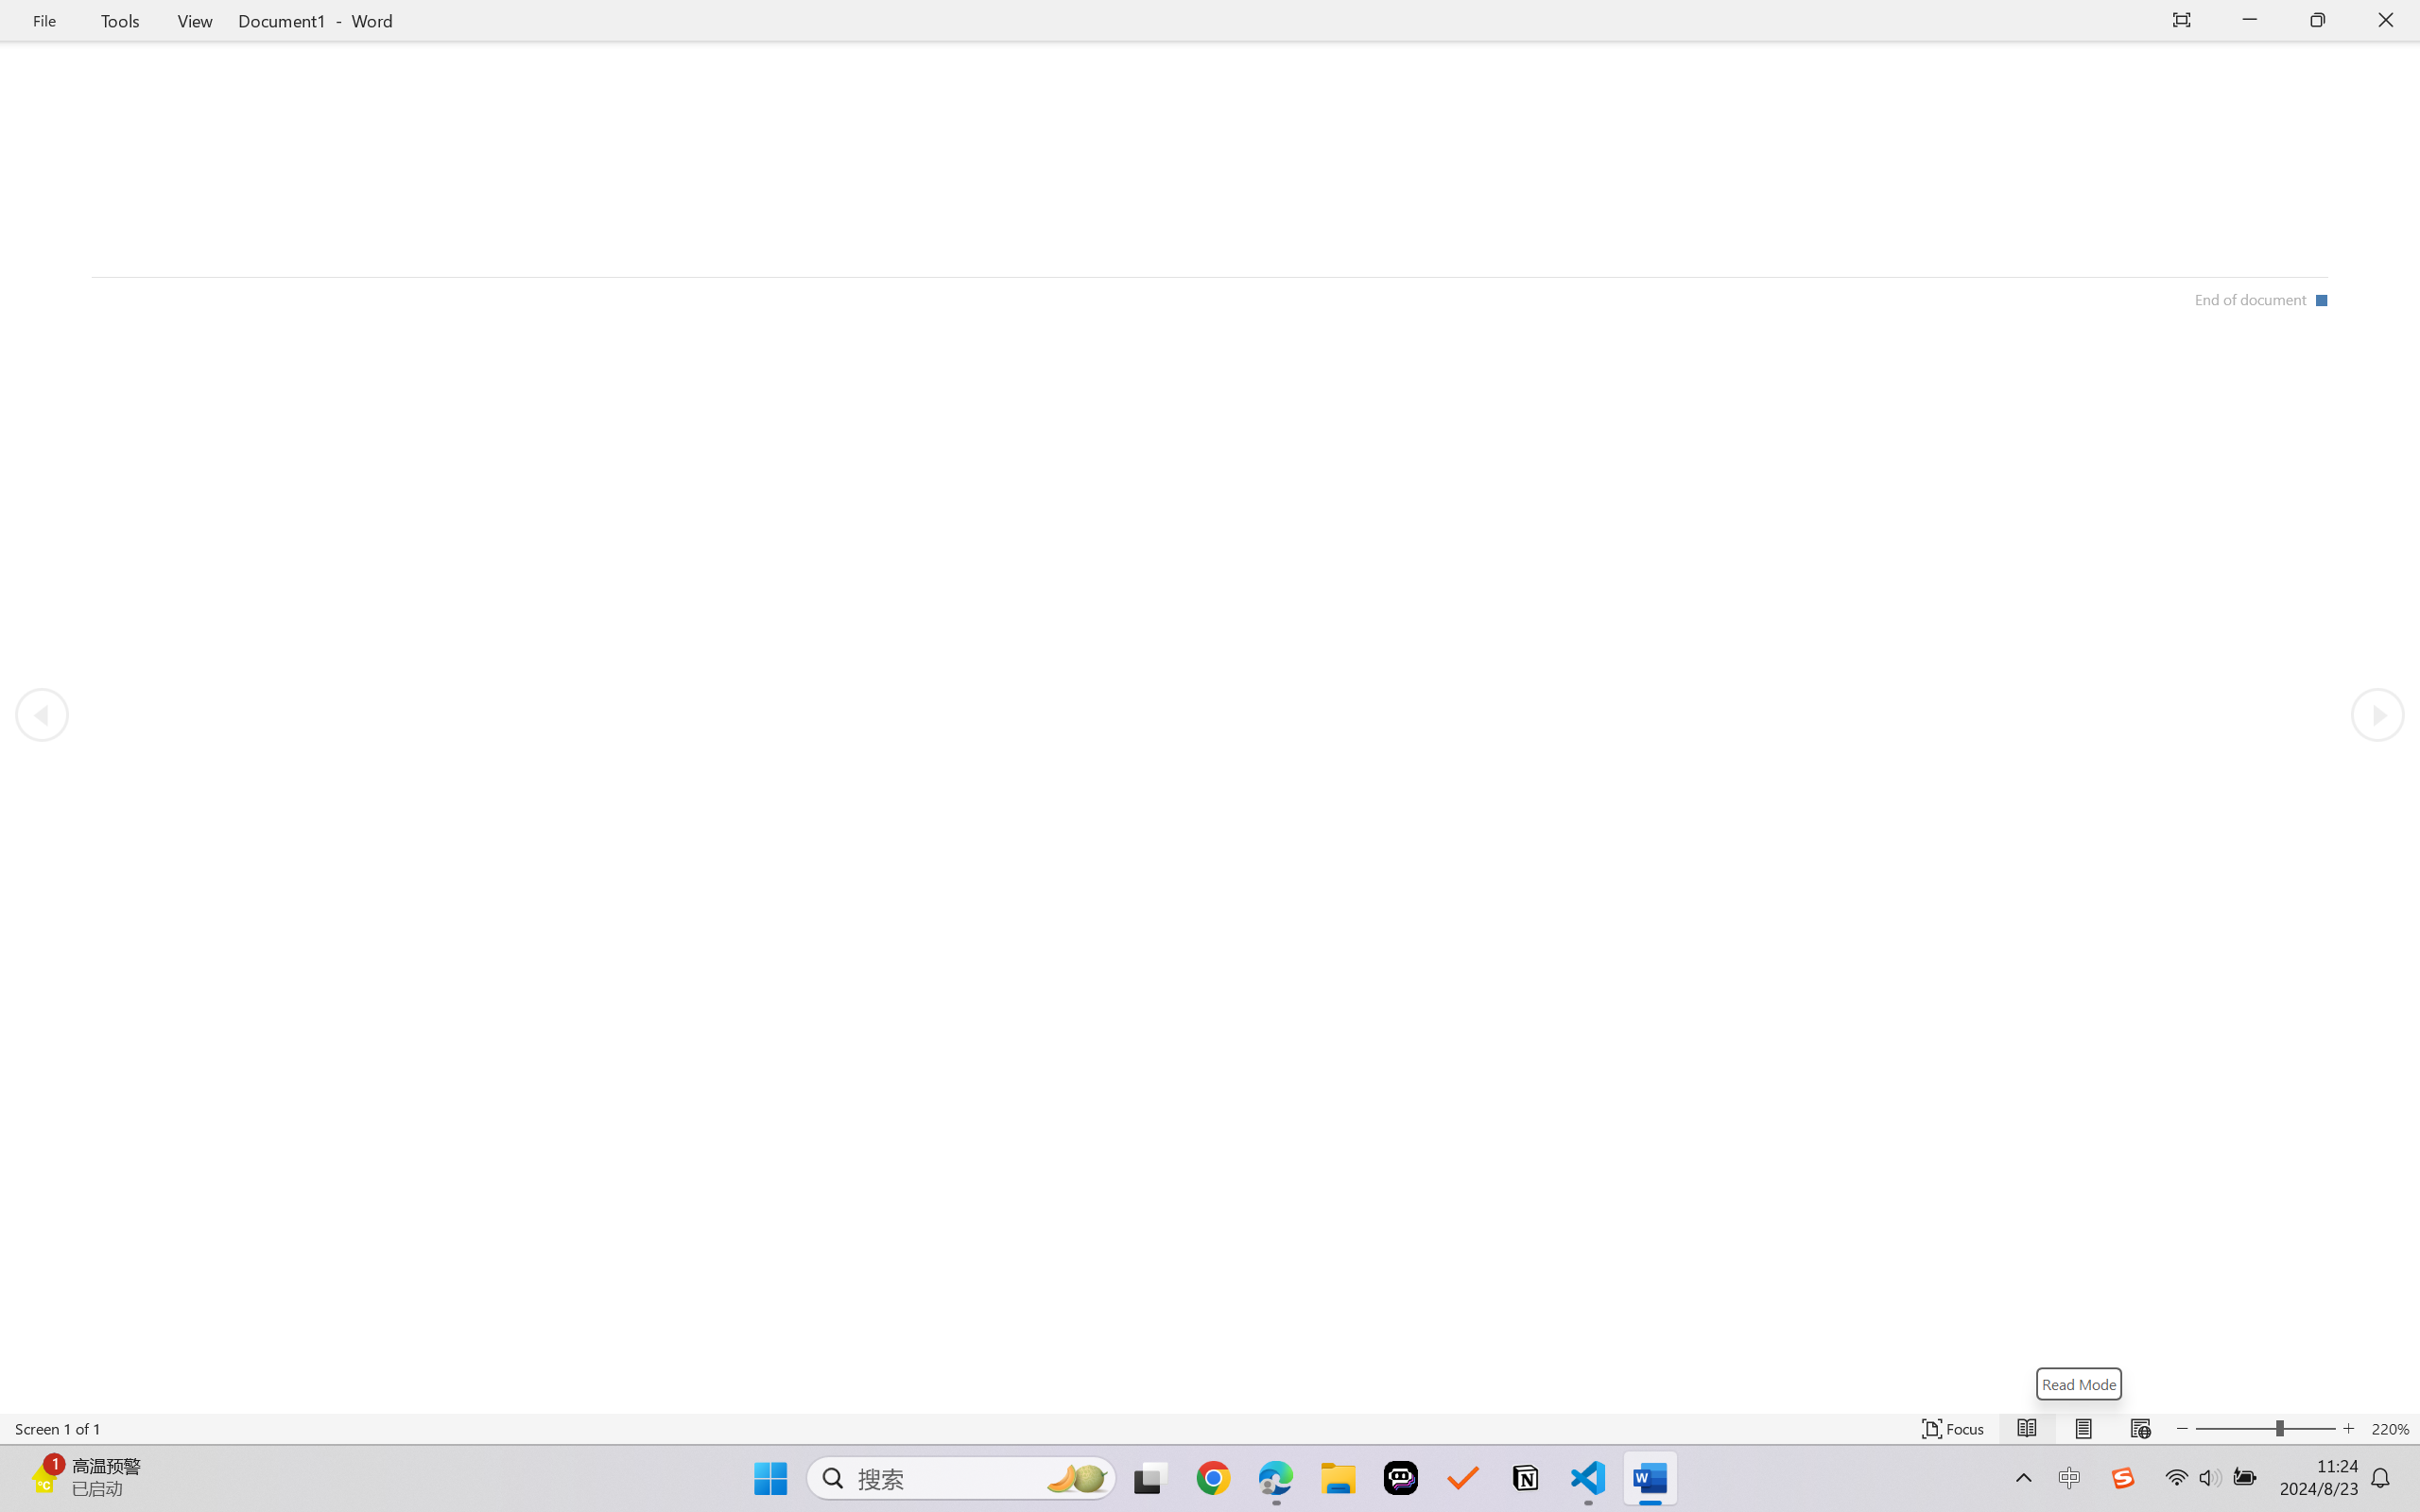 The width and height of the screenshot is (2420, 1512). What do you see at coordinates (2348, 1428) in the screenshot?
I see `'Increase Text Size'` at bounding box center [2348, 1428].